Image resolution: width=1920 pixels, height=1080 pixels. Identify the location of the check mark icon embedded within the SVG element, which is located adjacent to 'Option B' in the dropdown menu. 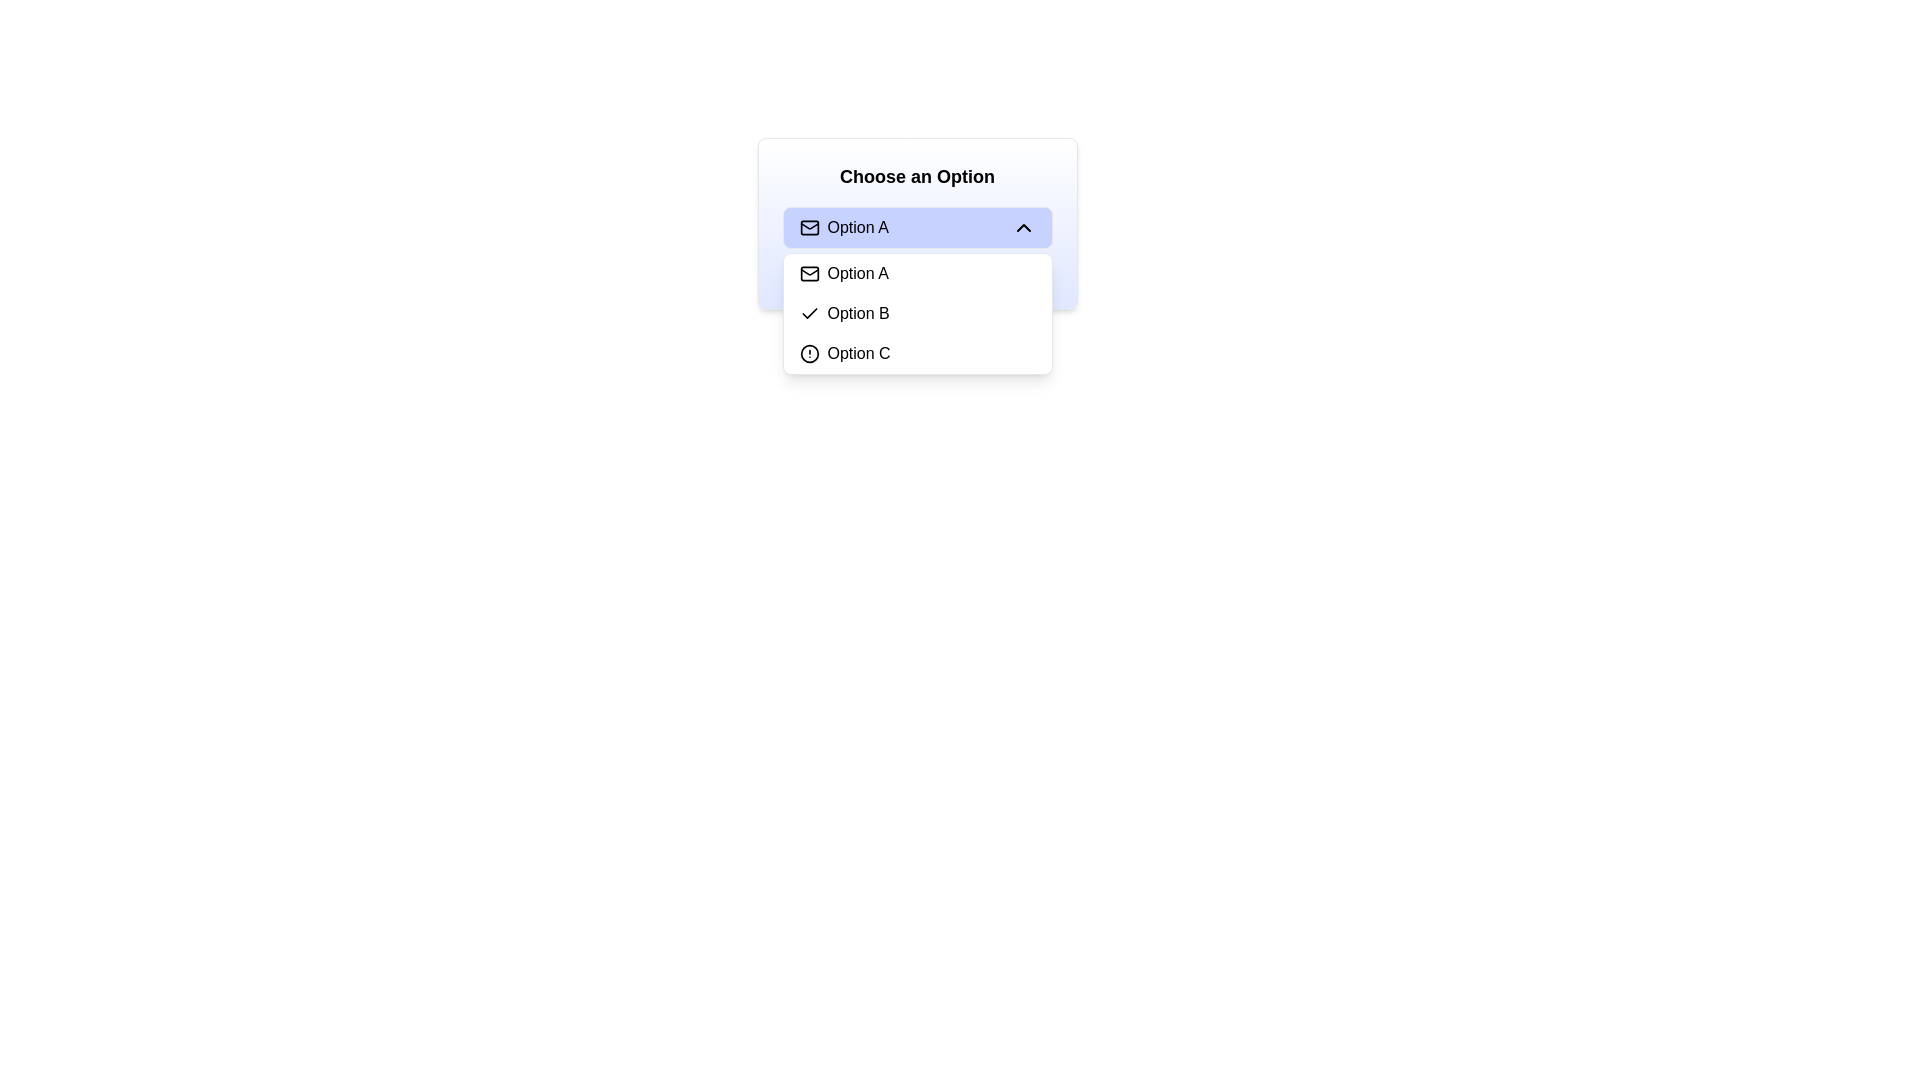
(809, 313).